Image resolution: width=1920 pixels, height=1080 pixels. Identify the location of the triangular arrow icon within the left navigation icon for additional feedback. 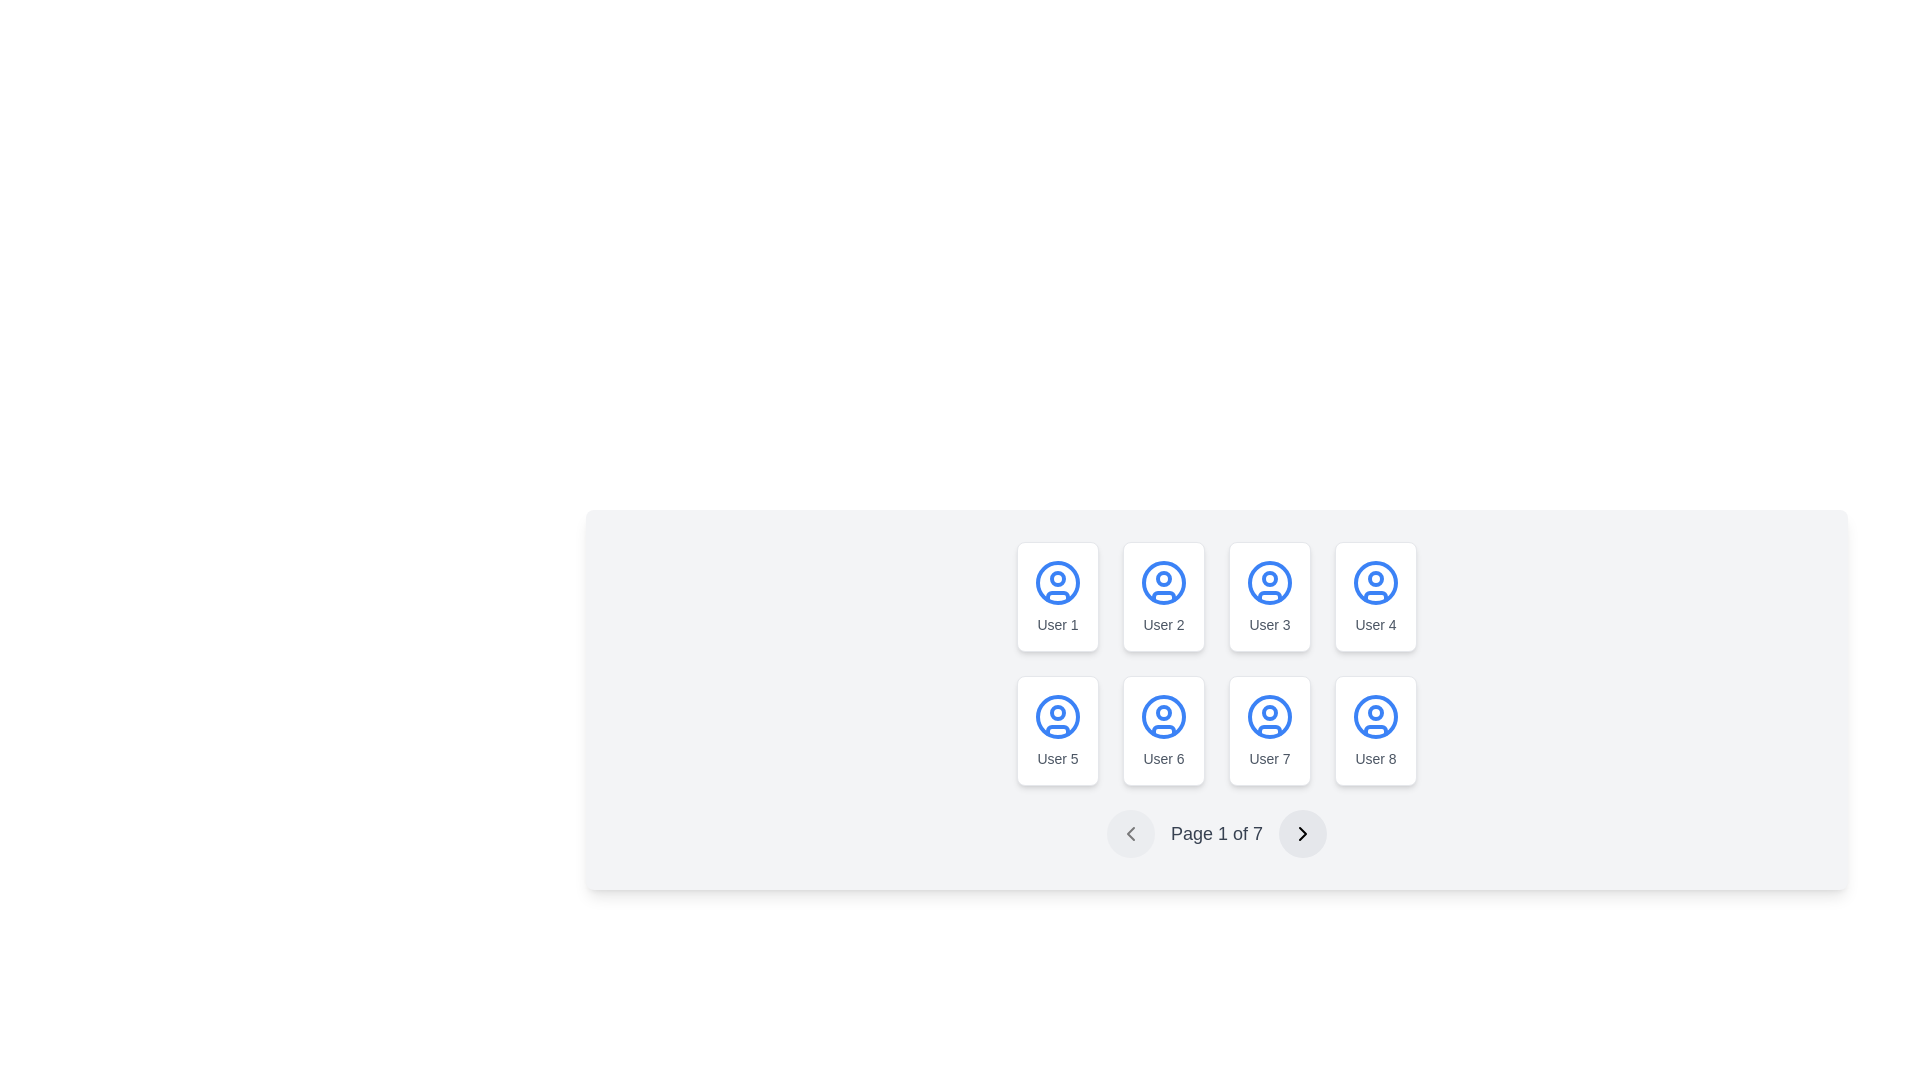
(1130, 833).